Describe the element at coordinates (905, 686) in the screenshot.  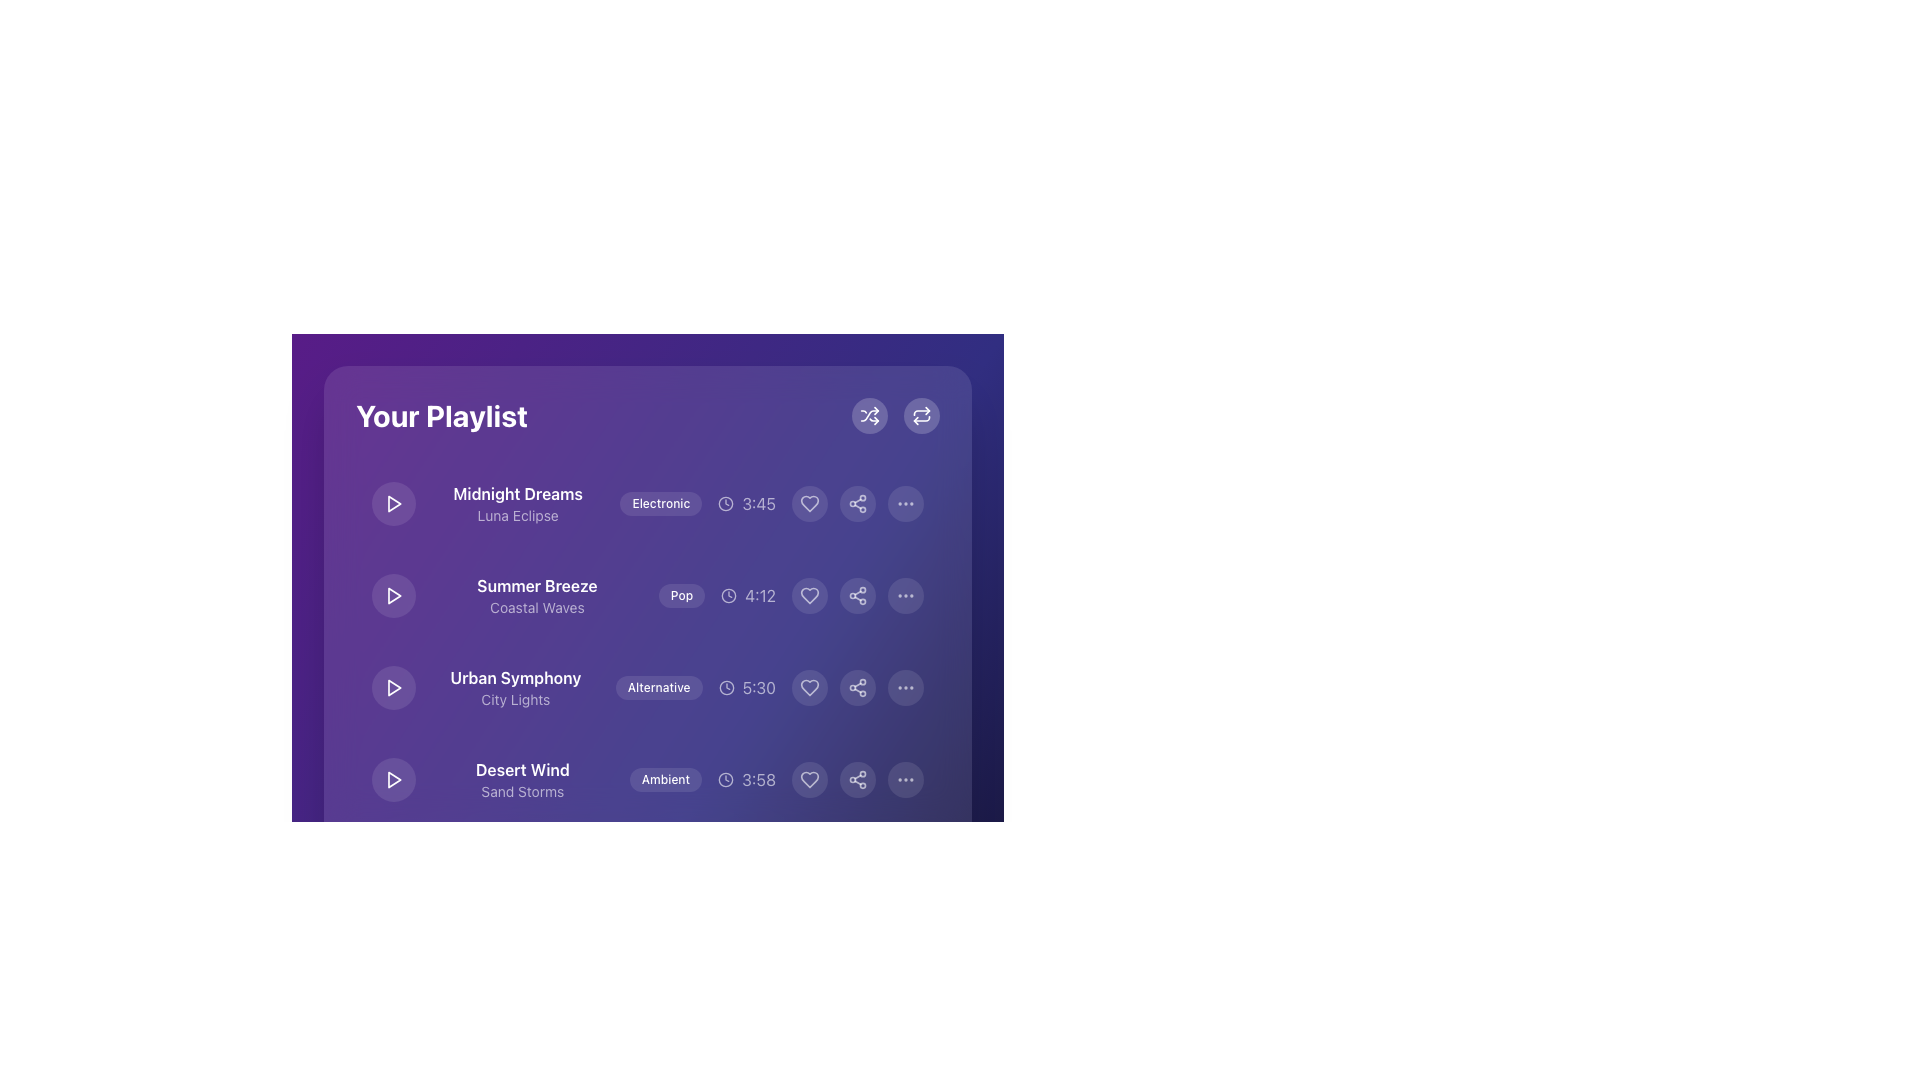
I see `the 'more options' menu icon represented by three dots in a horizontal line, located at the far right end of the row for the 'Urban Symphony' track in the playlist to observe the hover effect` at that location.